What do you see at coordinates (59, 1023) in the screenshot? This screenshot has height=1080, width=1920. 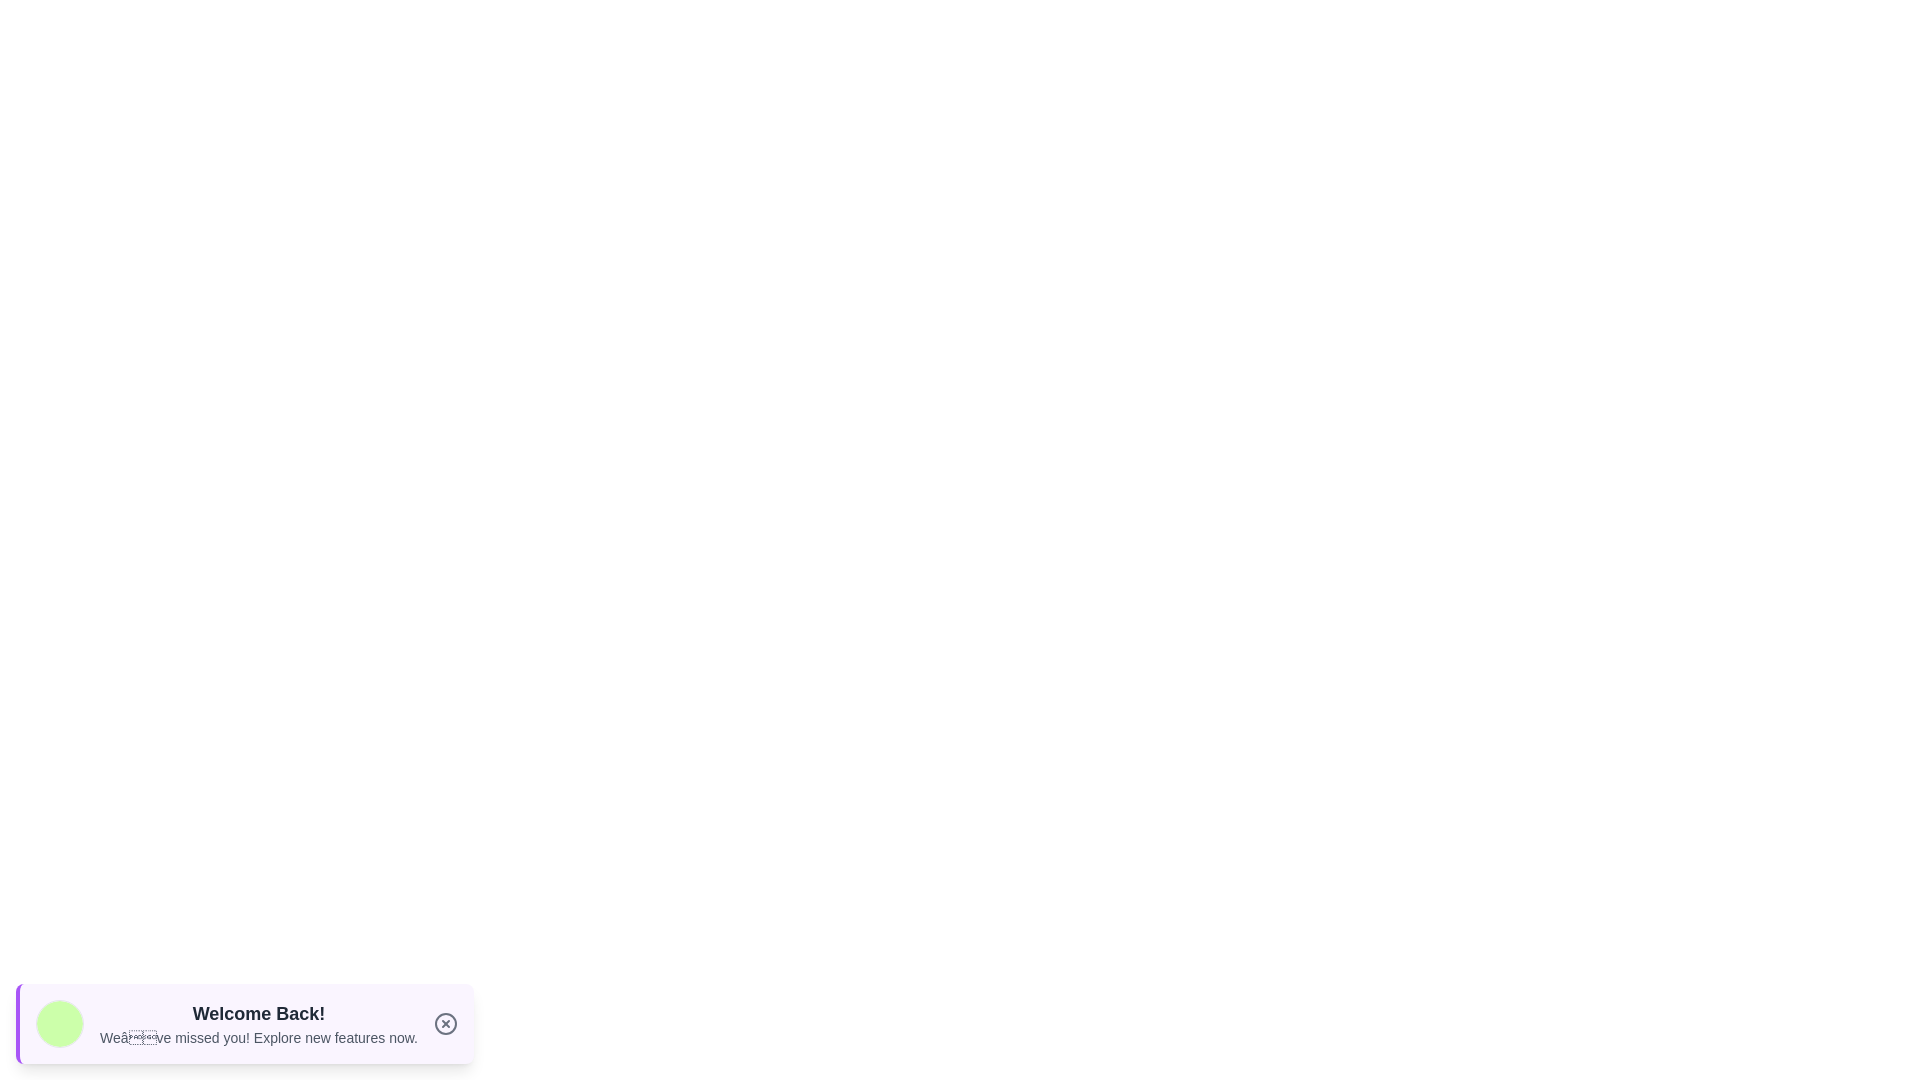 I see `the user avatar image to interact with it` at bounding box center [59, 1023].